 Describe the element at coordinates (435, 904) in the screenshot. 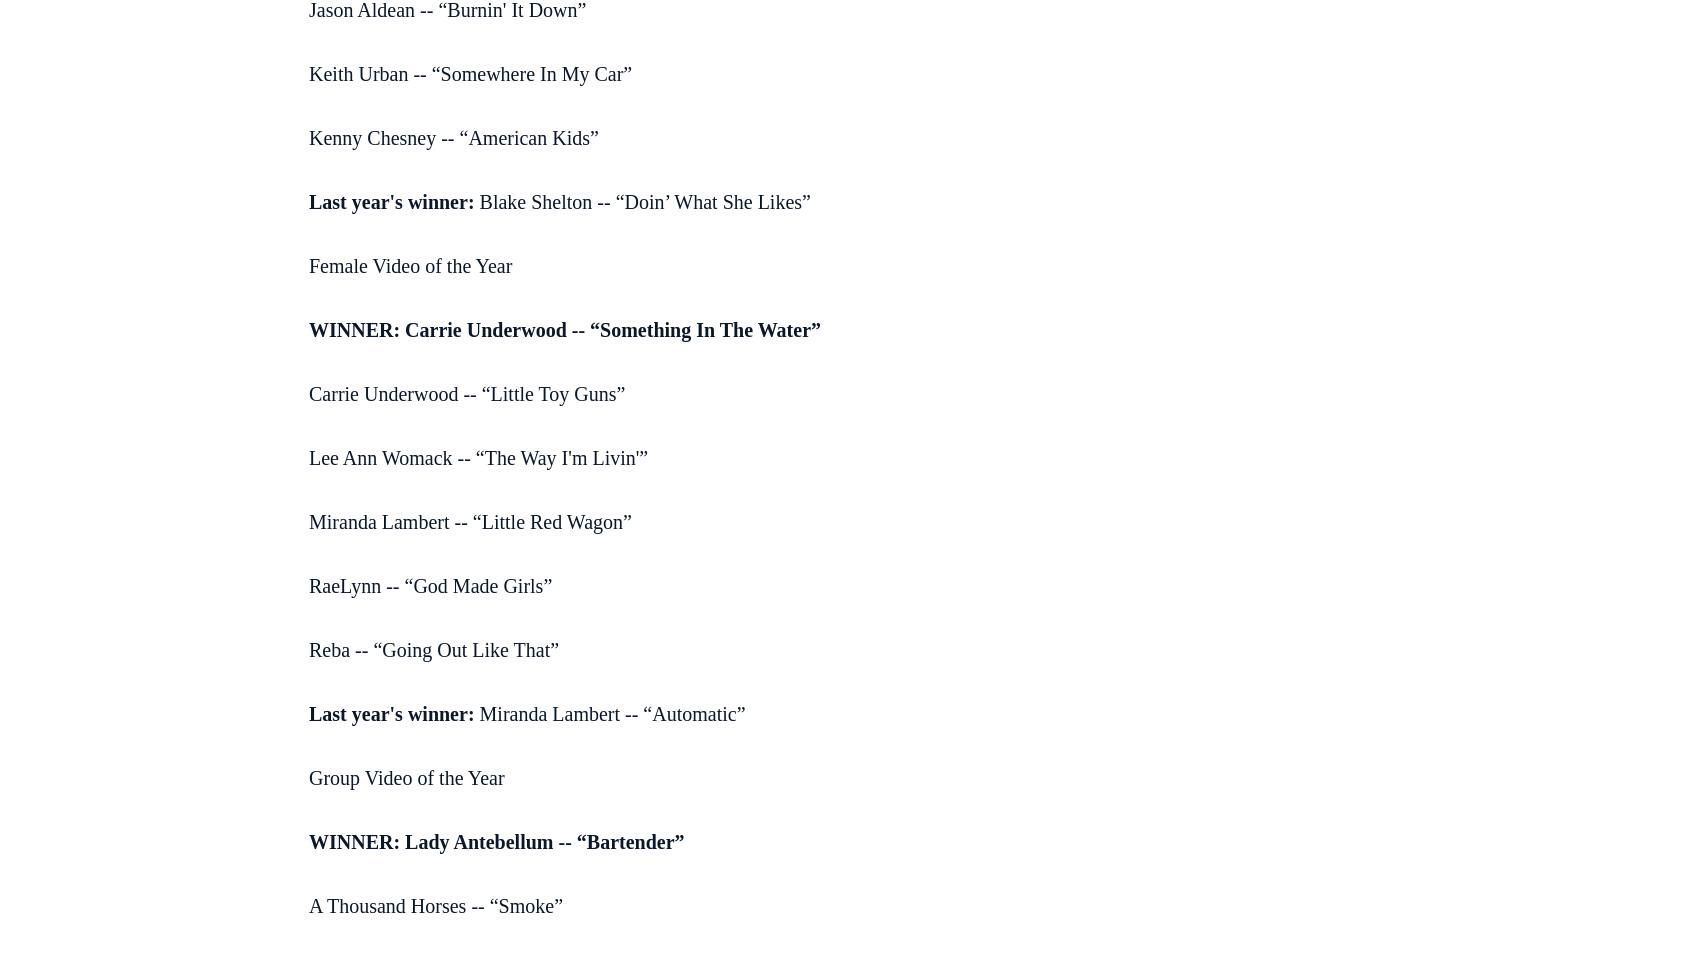

I see `'A Thousand Horses -- “Smoke”'` at that location.